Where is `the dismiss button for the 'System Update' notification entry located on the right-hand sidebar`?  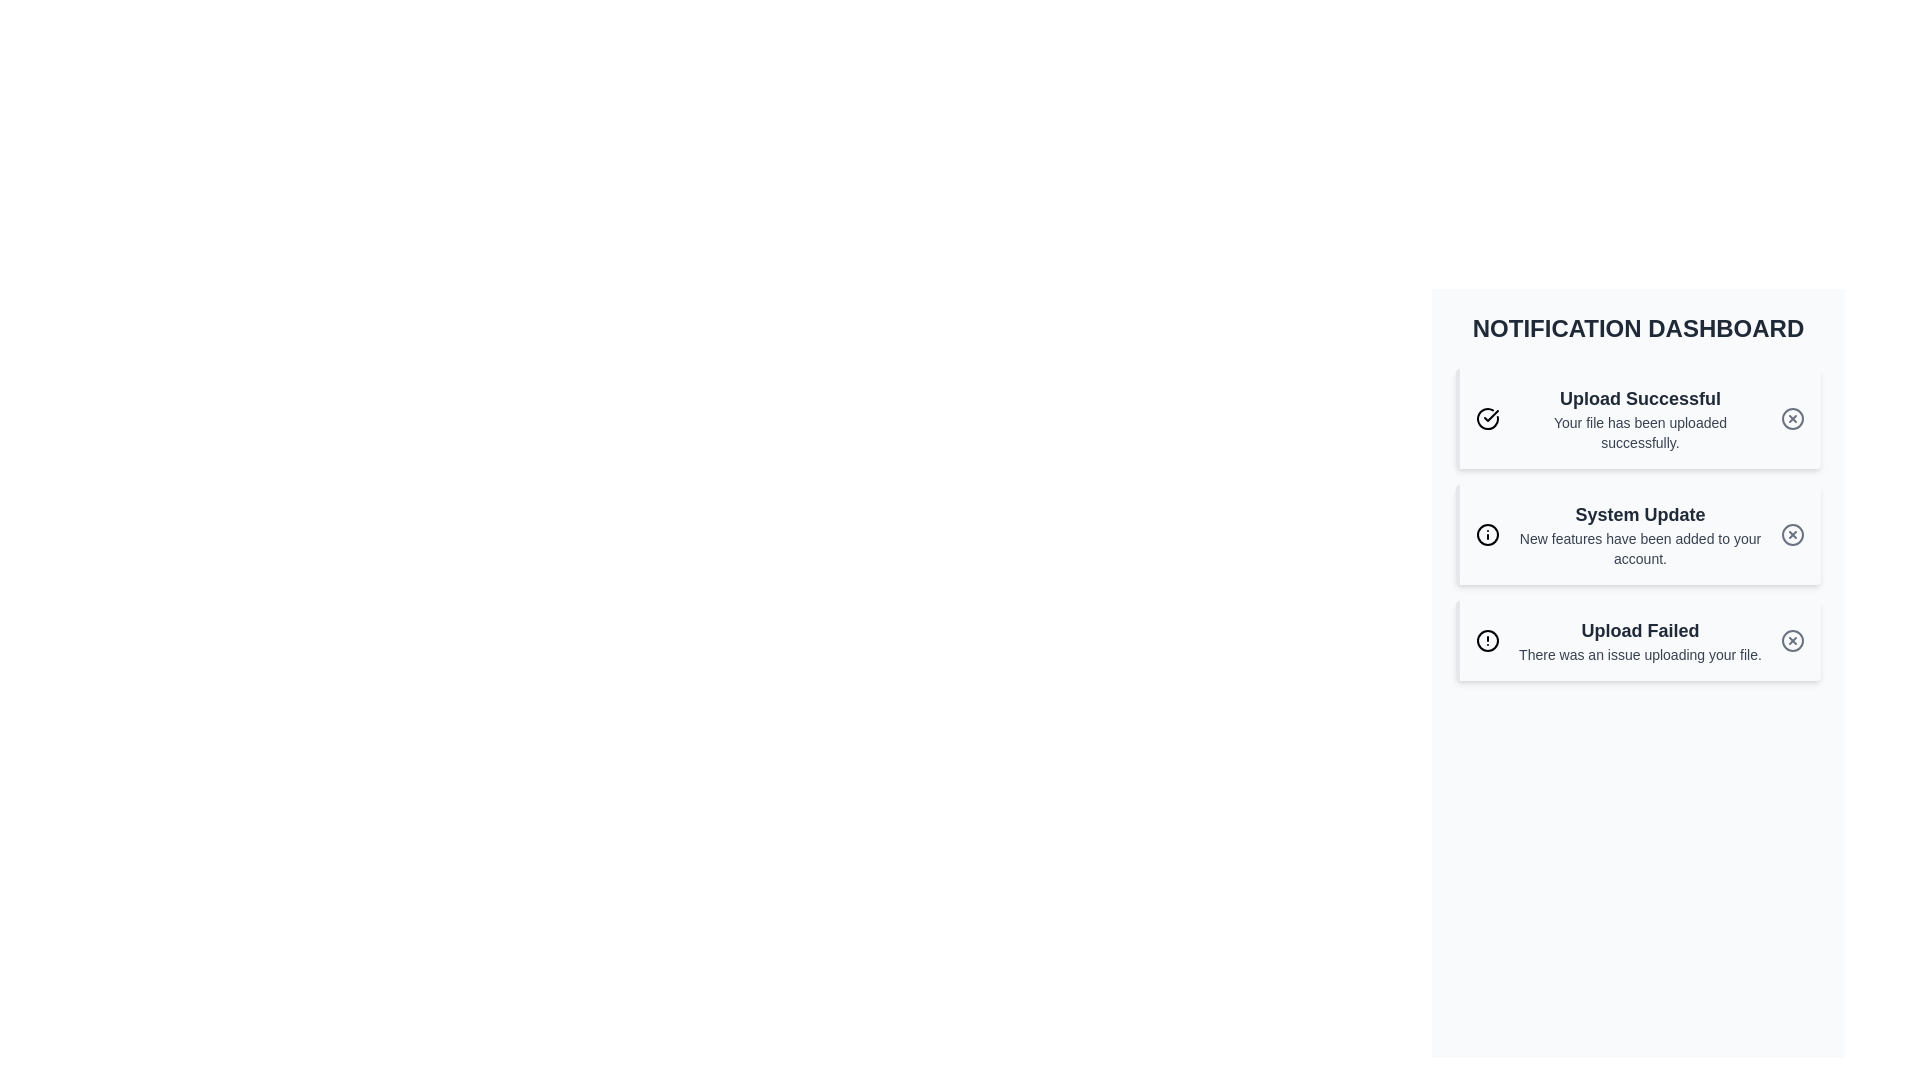 the dismiss button for the 'System Update' notification entry located on the right-hand sidebar is located at coordinates (1793, 534).